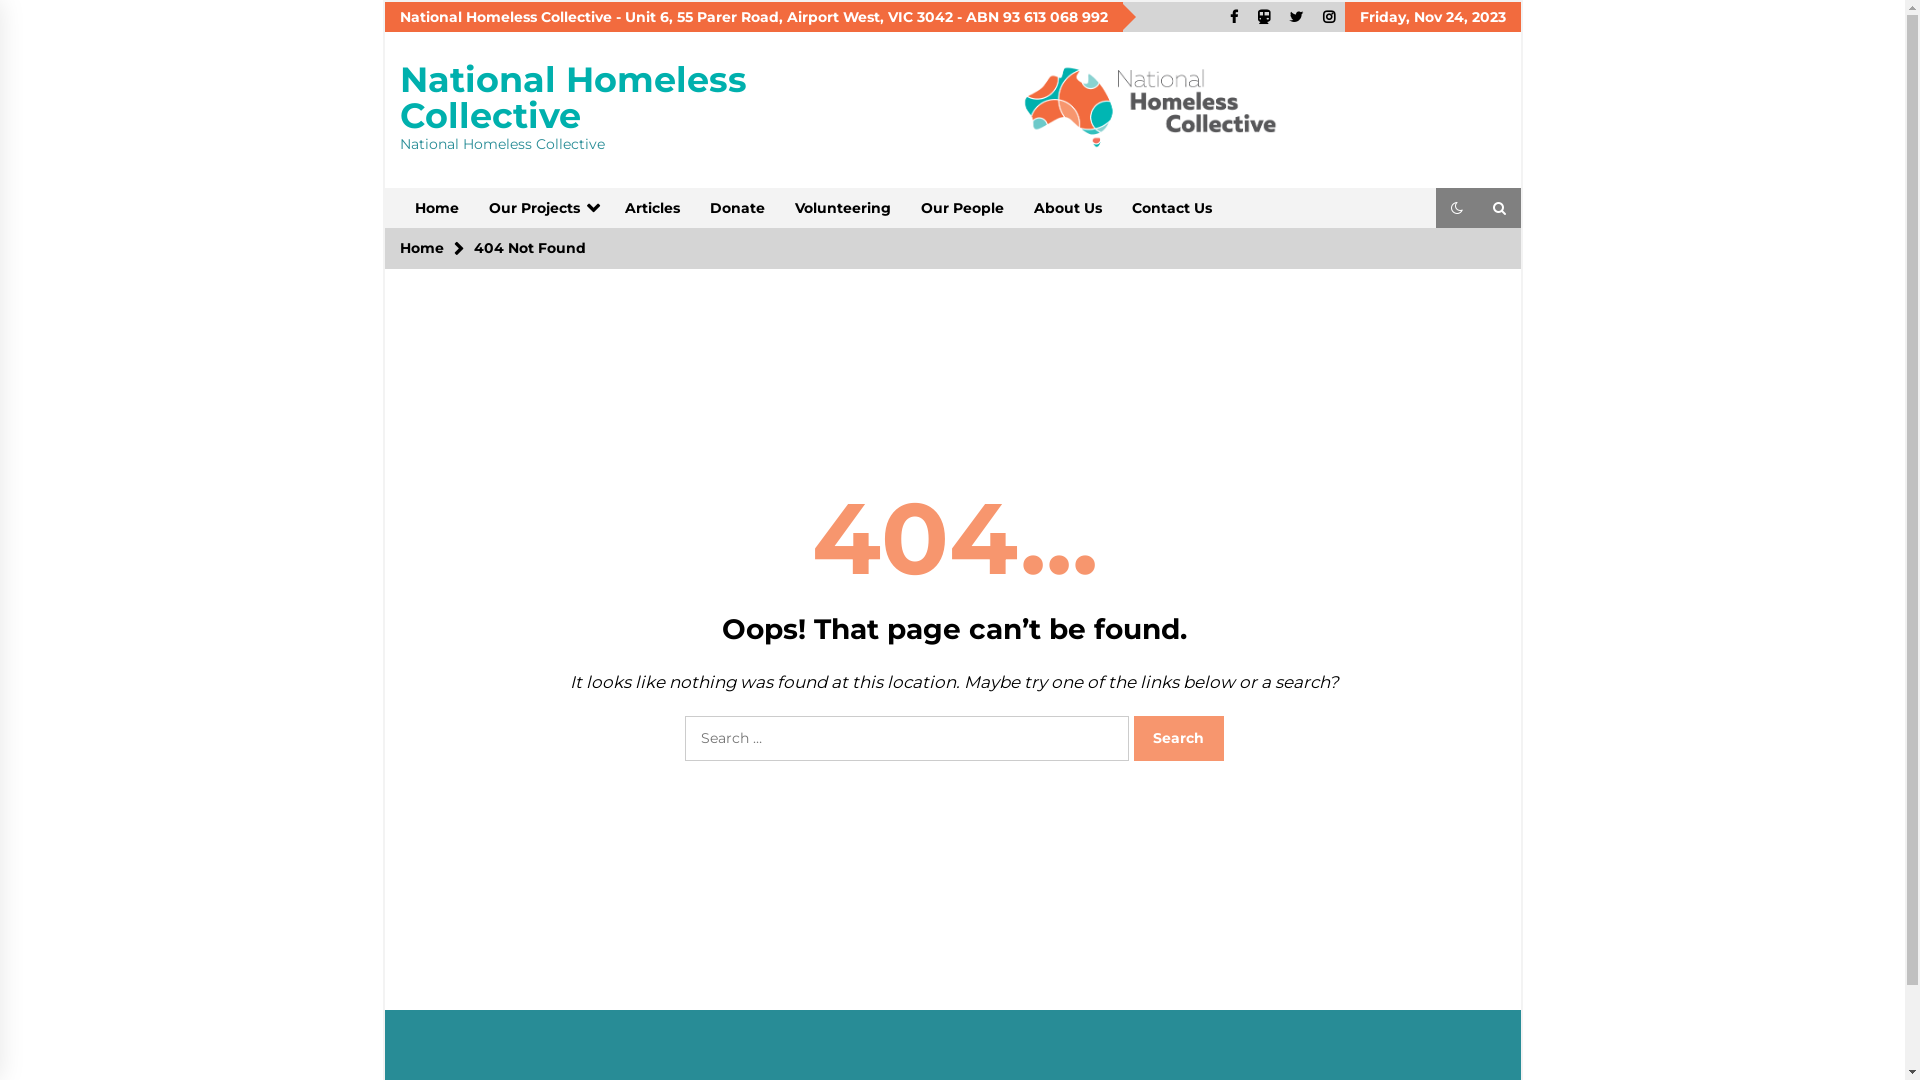  What do you see at coordinates (572, 97) in the screenshot?
I see `'National Homeless Collective'` at bounding box center [572, 97].